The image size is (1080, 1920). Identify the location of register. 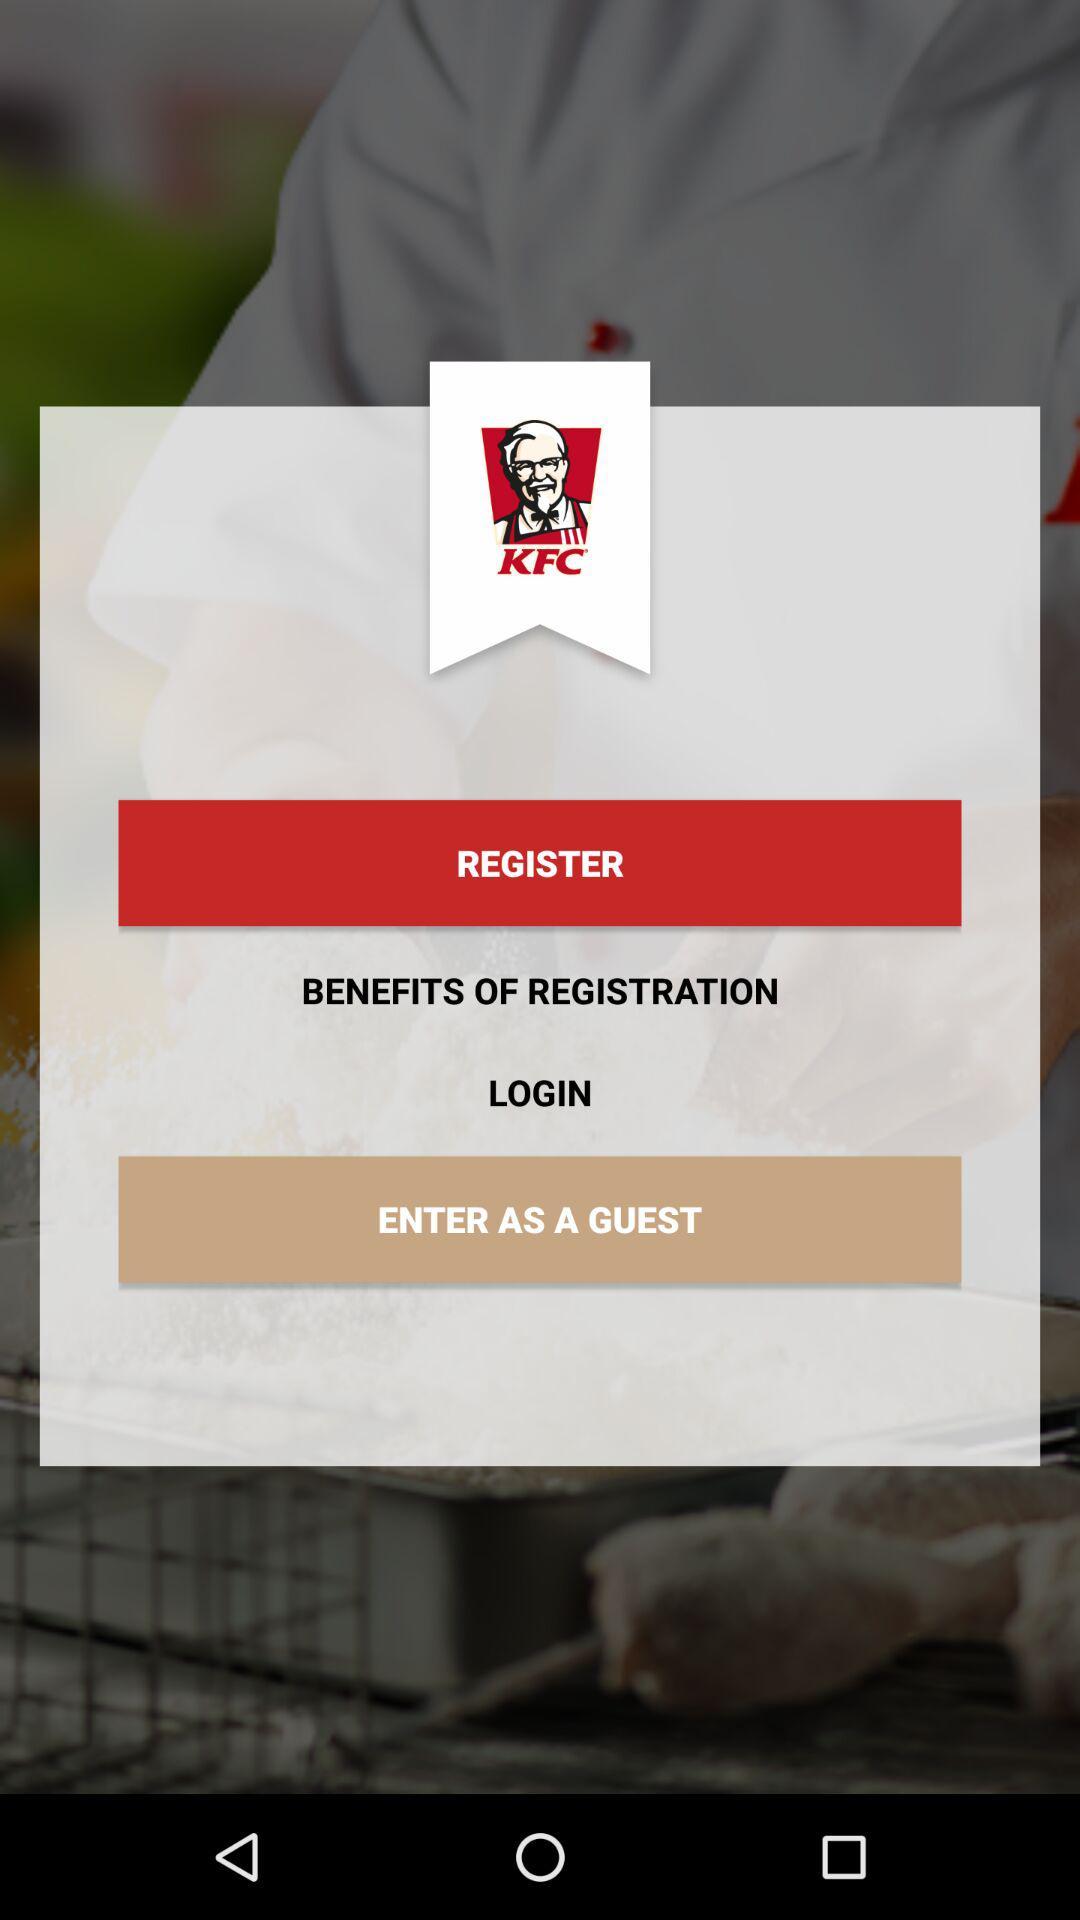
(540, 863).